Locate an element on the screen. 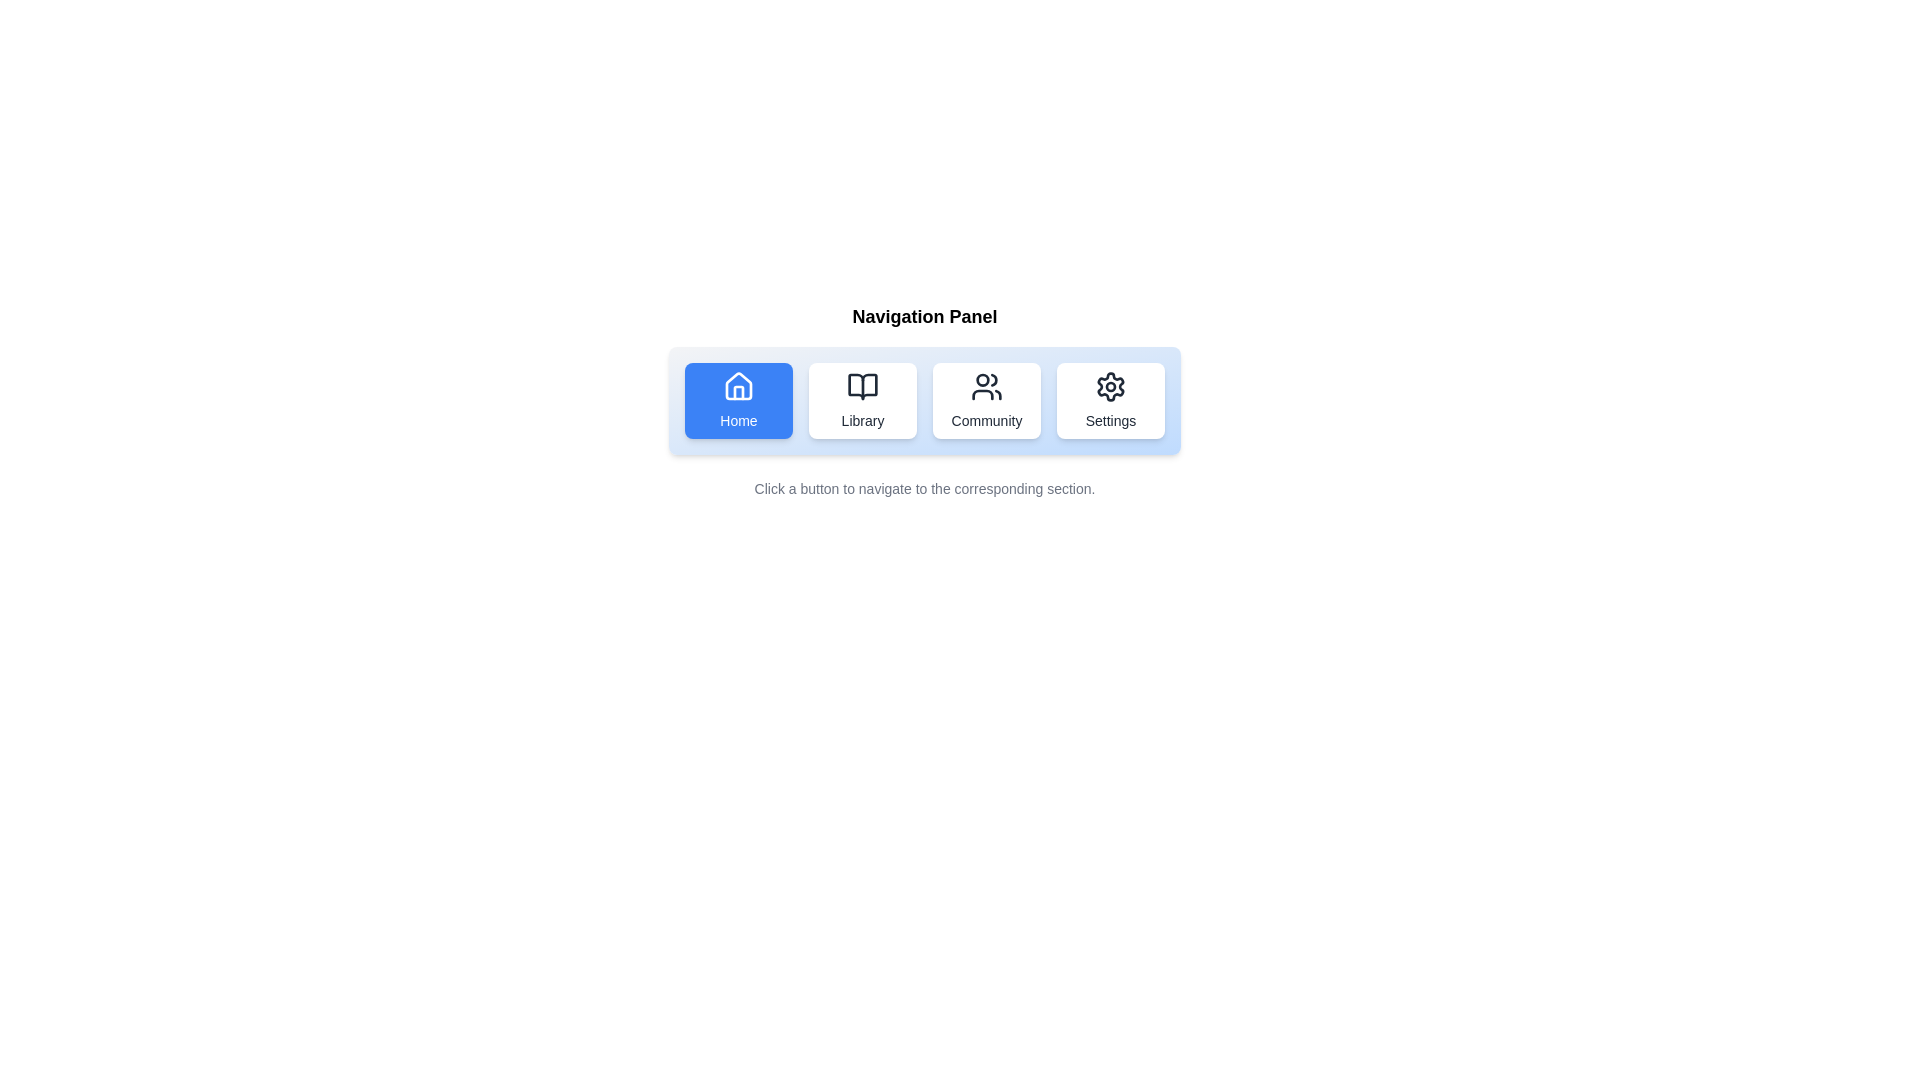 The height and width of the screenshot is (1080, 1920). the circular gear icon button labeled 'Settings' to change its appearance is located at coordinates (1109, 401).